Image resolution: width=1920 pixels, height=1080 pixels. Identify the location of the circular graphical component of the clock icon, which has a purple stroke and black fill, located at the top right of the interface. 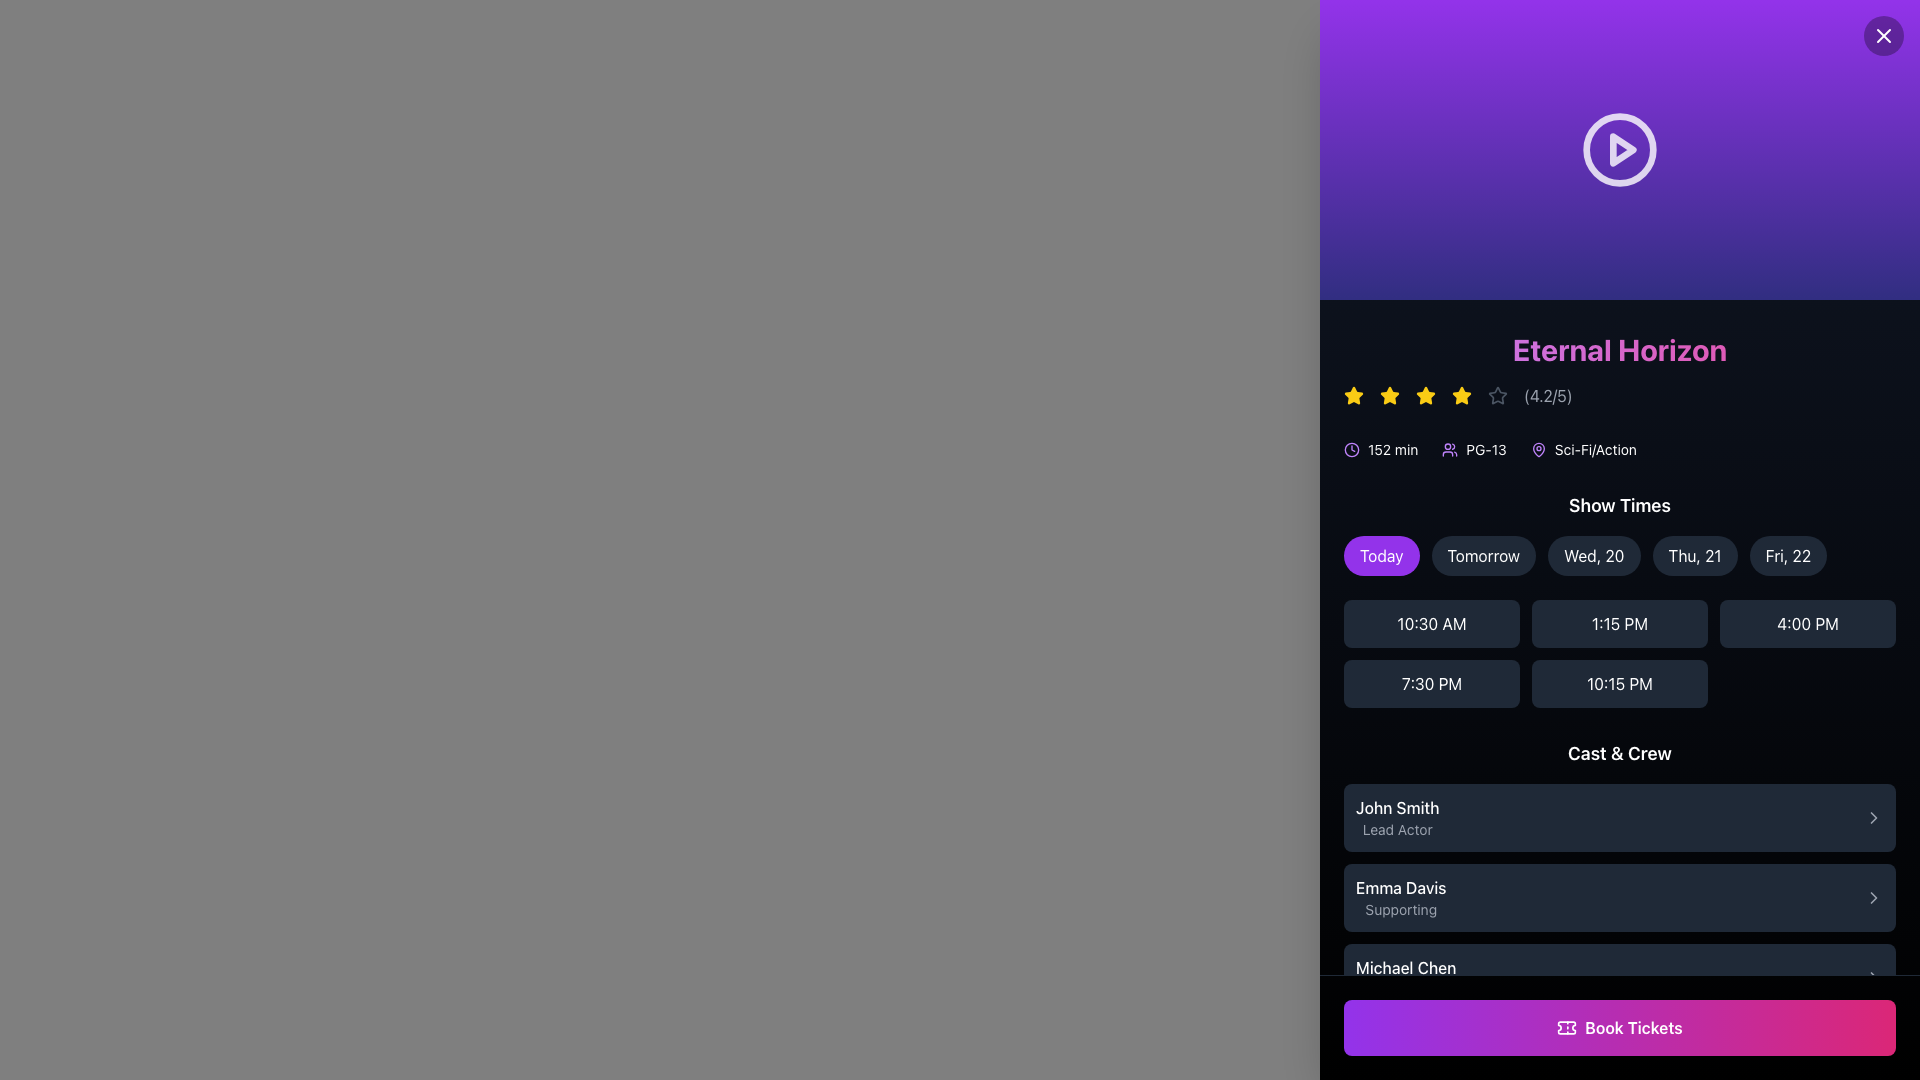
(1352, 450).